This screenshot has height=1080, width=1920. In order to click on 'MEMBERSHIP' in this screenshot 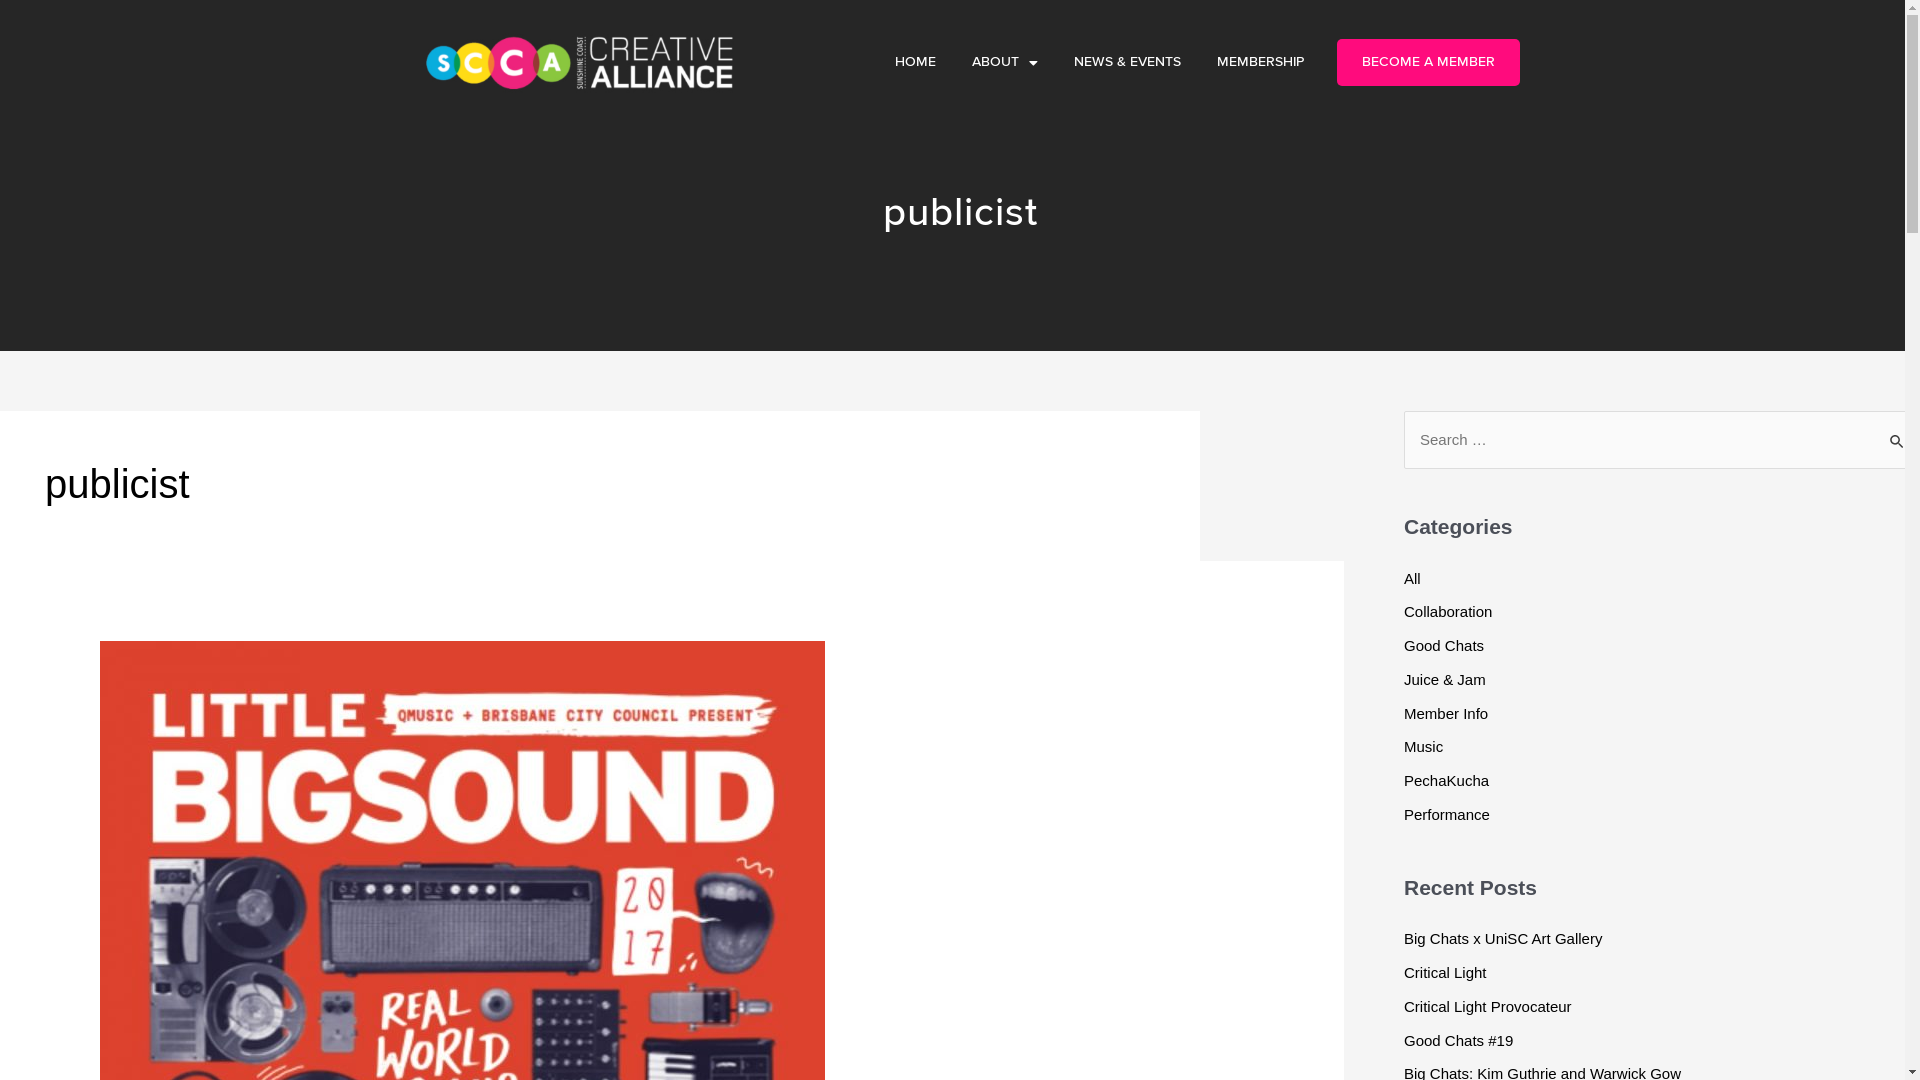, I will do `click(1199, 61)`.